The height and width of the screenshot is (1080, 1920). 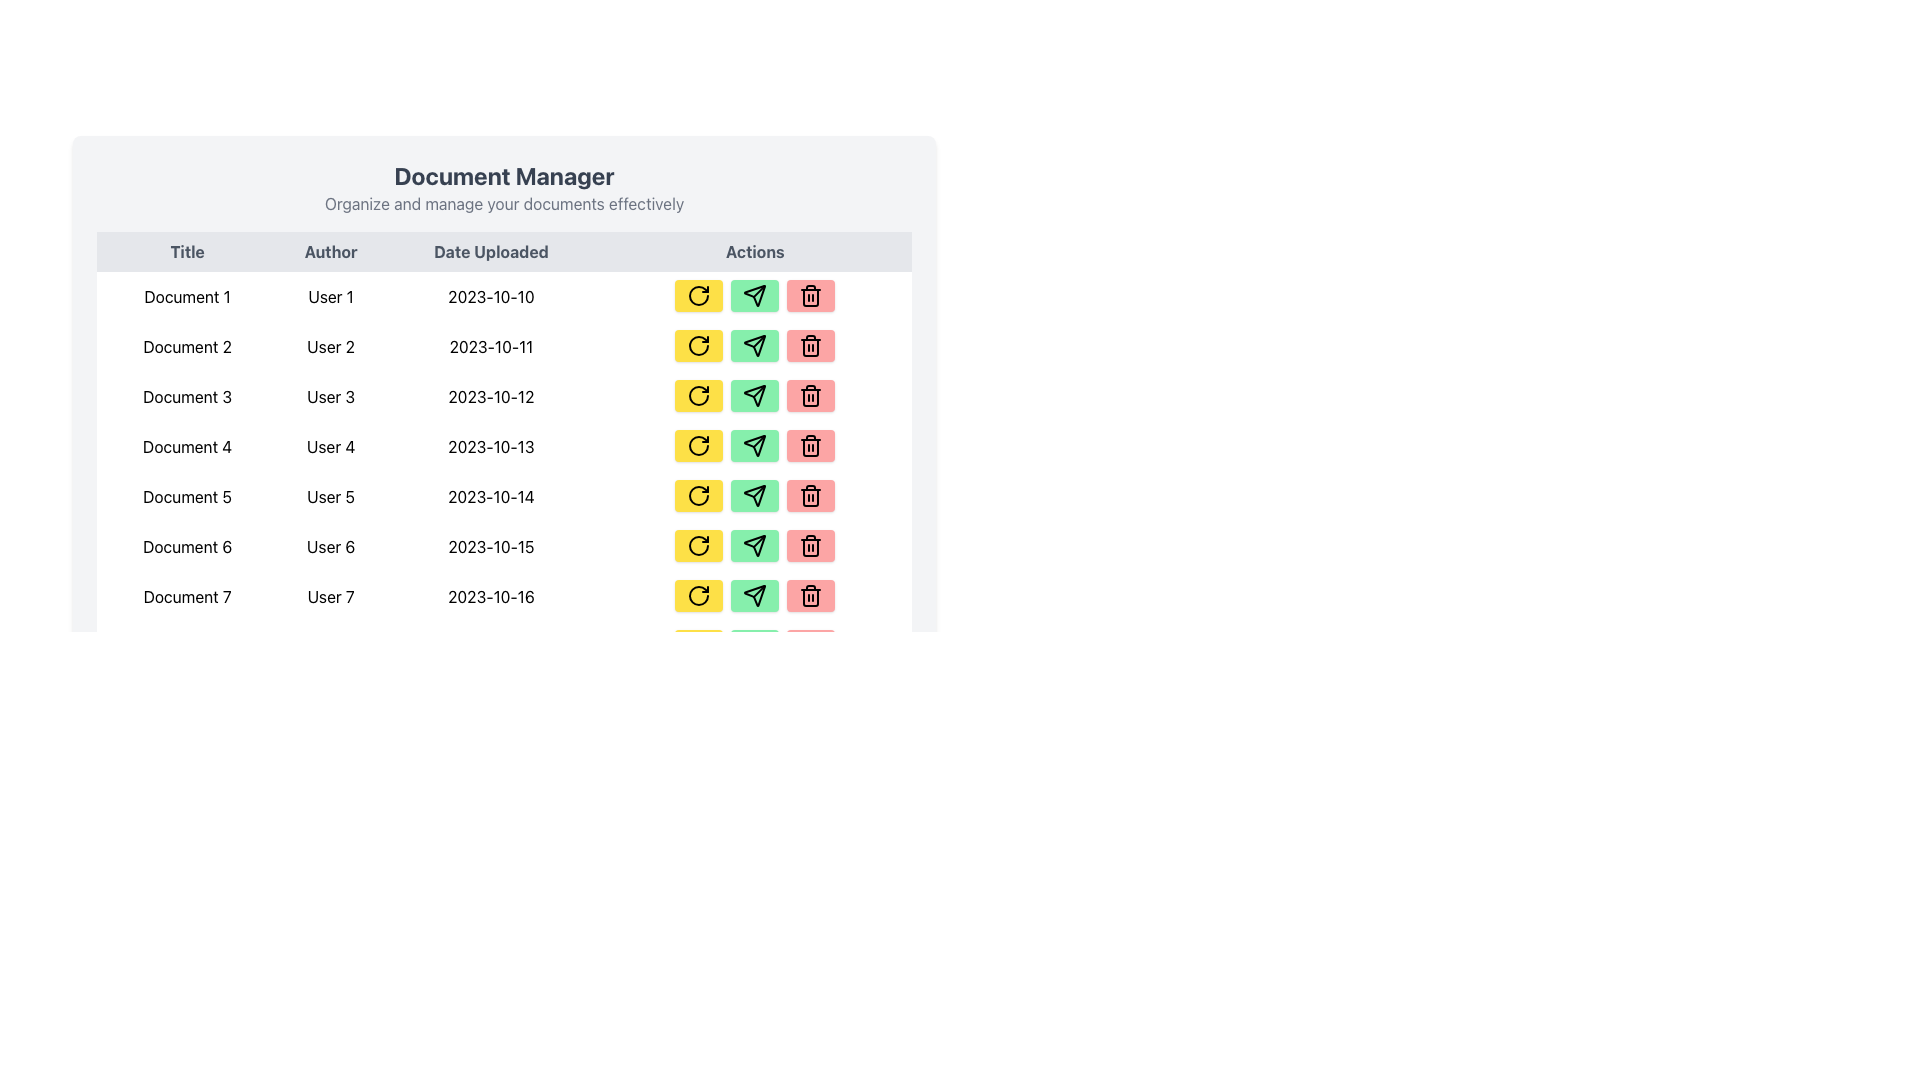 What do you see at coordinates (754, 547) in the screenshot?
I see `the second button in the horizontal row of action buttons for the 'Document 6' entry in the 'Actions' column to send the document` at bounding box center [754, 547].